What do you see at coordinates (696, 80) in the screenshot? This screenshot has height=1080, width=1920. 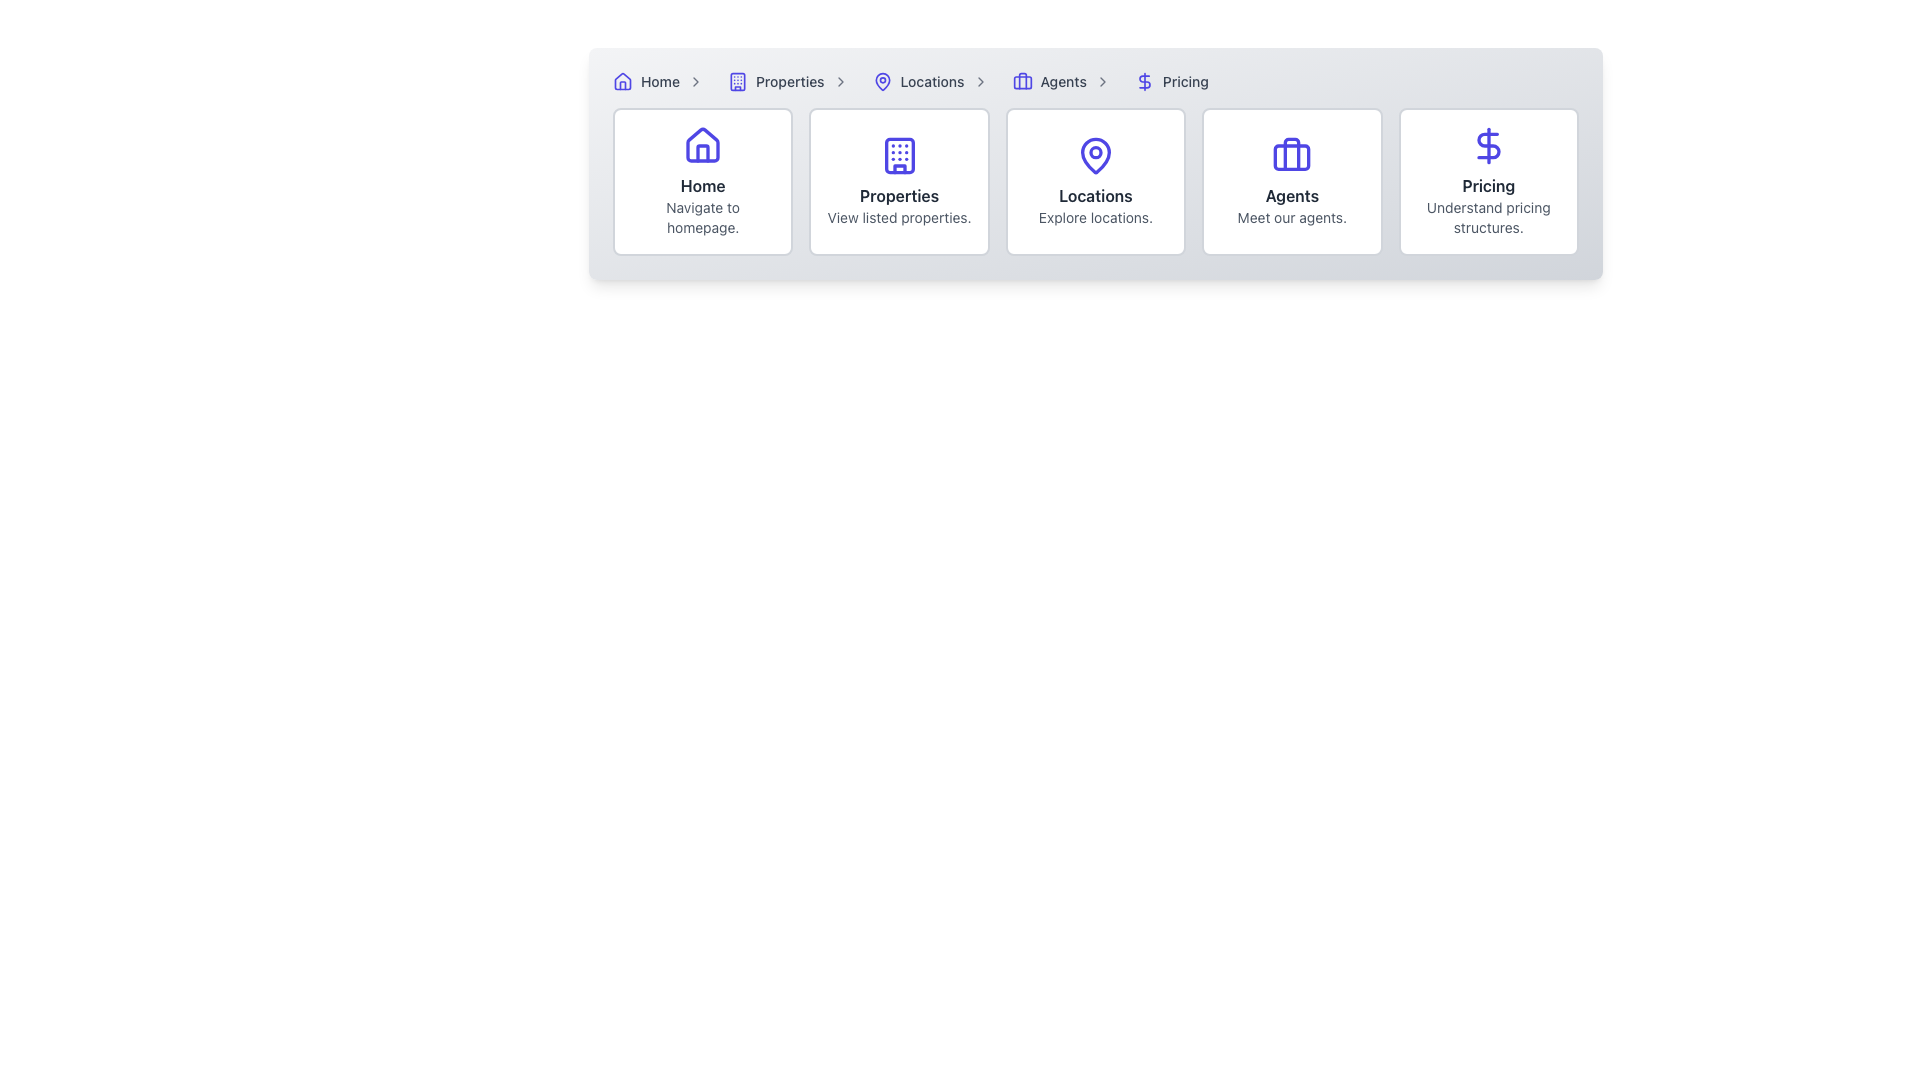 I see `the rightward-pointing chevron icon, which is styled with a thin, rounded line design and serves as a separator in the breadcrumb navigation, located immediately to the right of the 'Home' text link` at bounding box center [696, 80].